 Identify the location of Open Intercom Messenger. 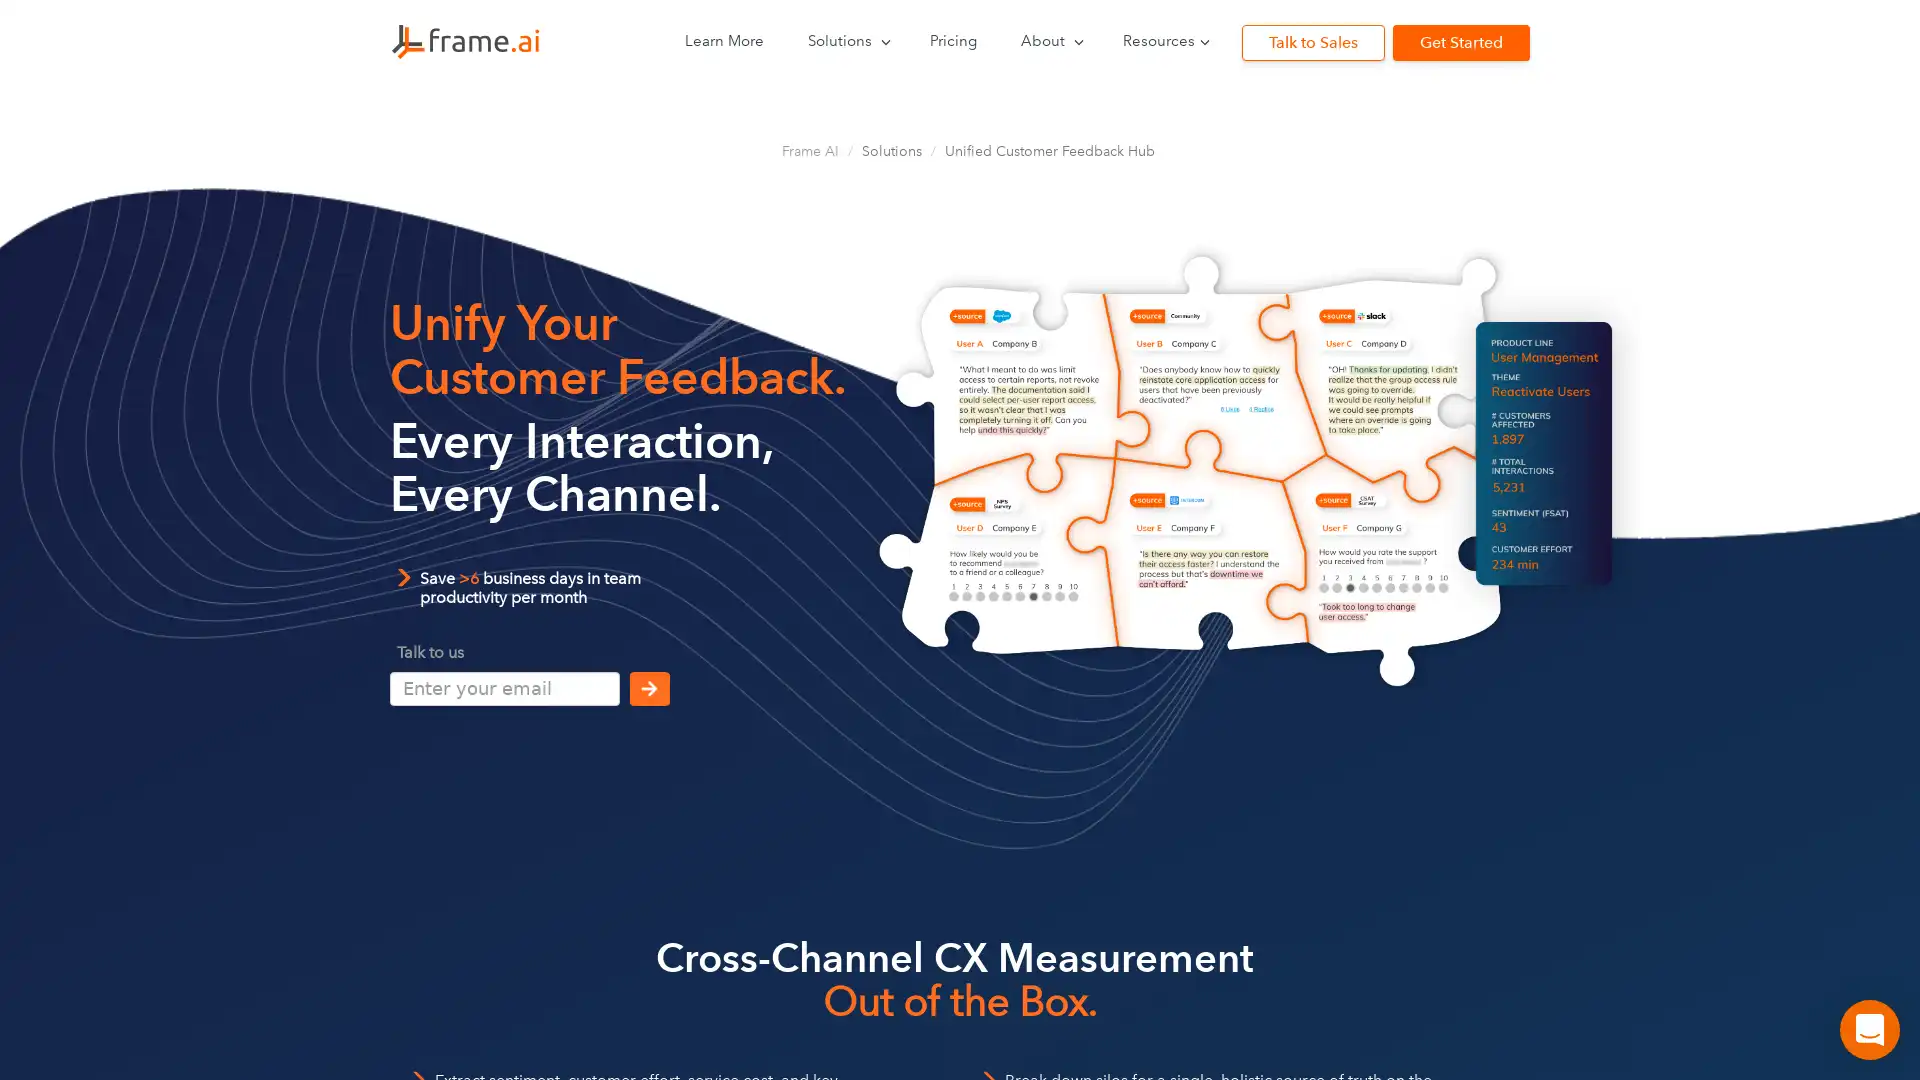
(1869, 1029).